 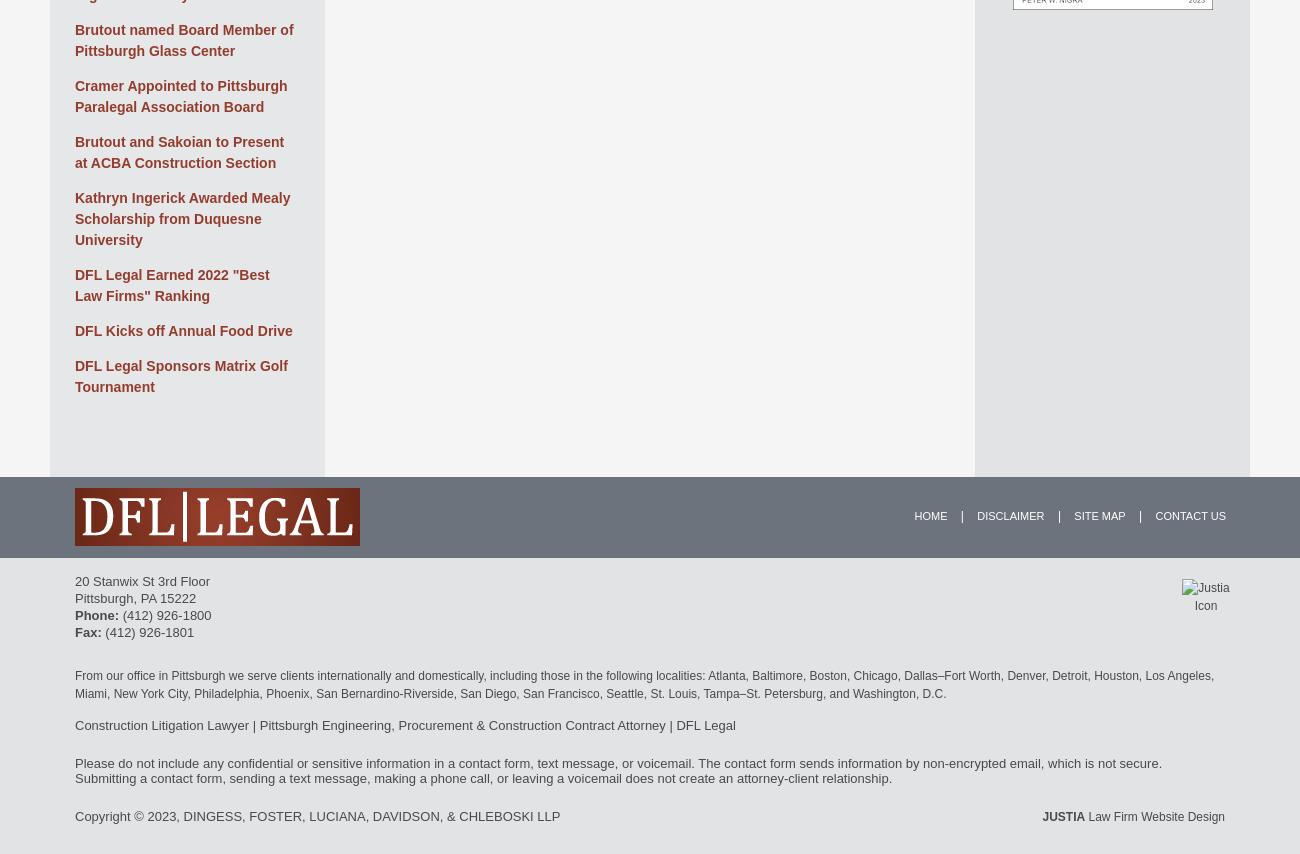 I want to click on 'Please do not include any confidential or sensitive information in a contact form, text message, or voicemail. The contact form sends information by non-encrypted email, which is not secure. Submitting a contact form, sending a text message, making a phone call, or leaving a voicemail does not create an attorney-client relationship.', so click(x=75, y=769).